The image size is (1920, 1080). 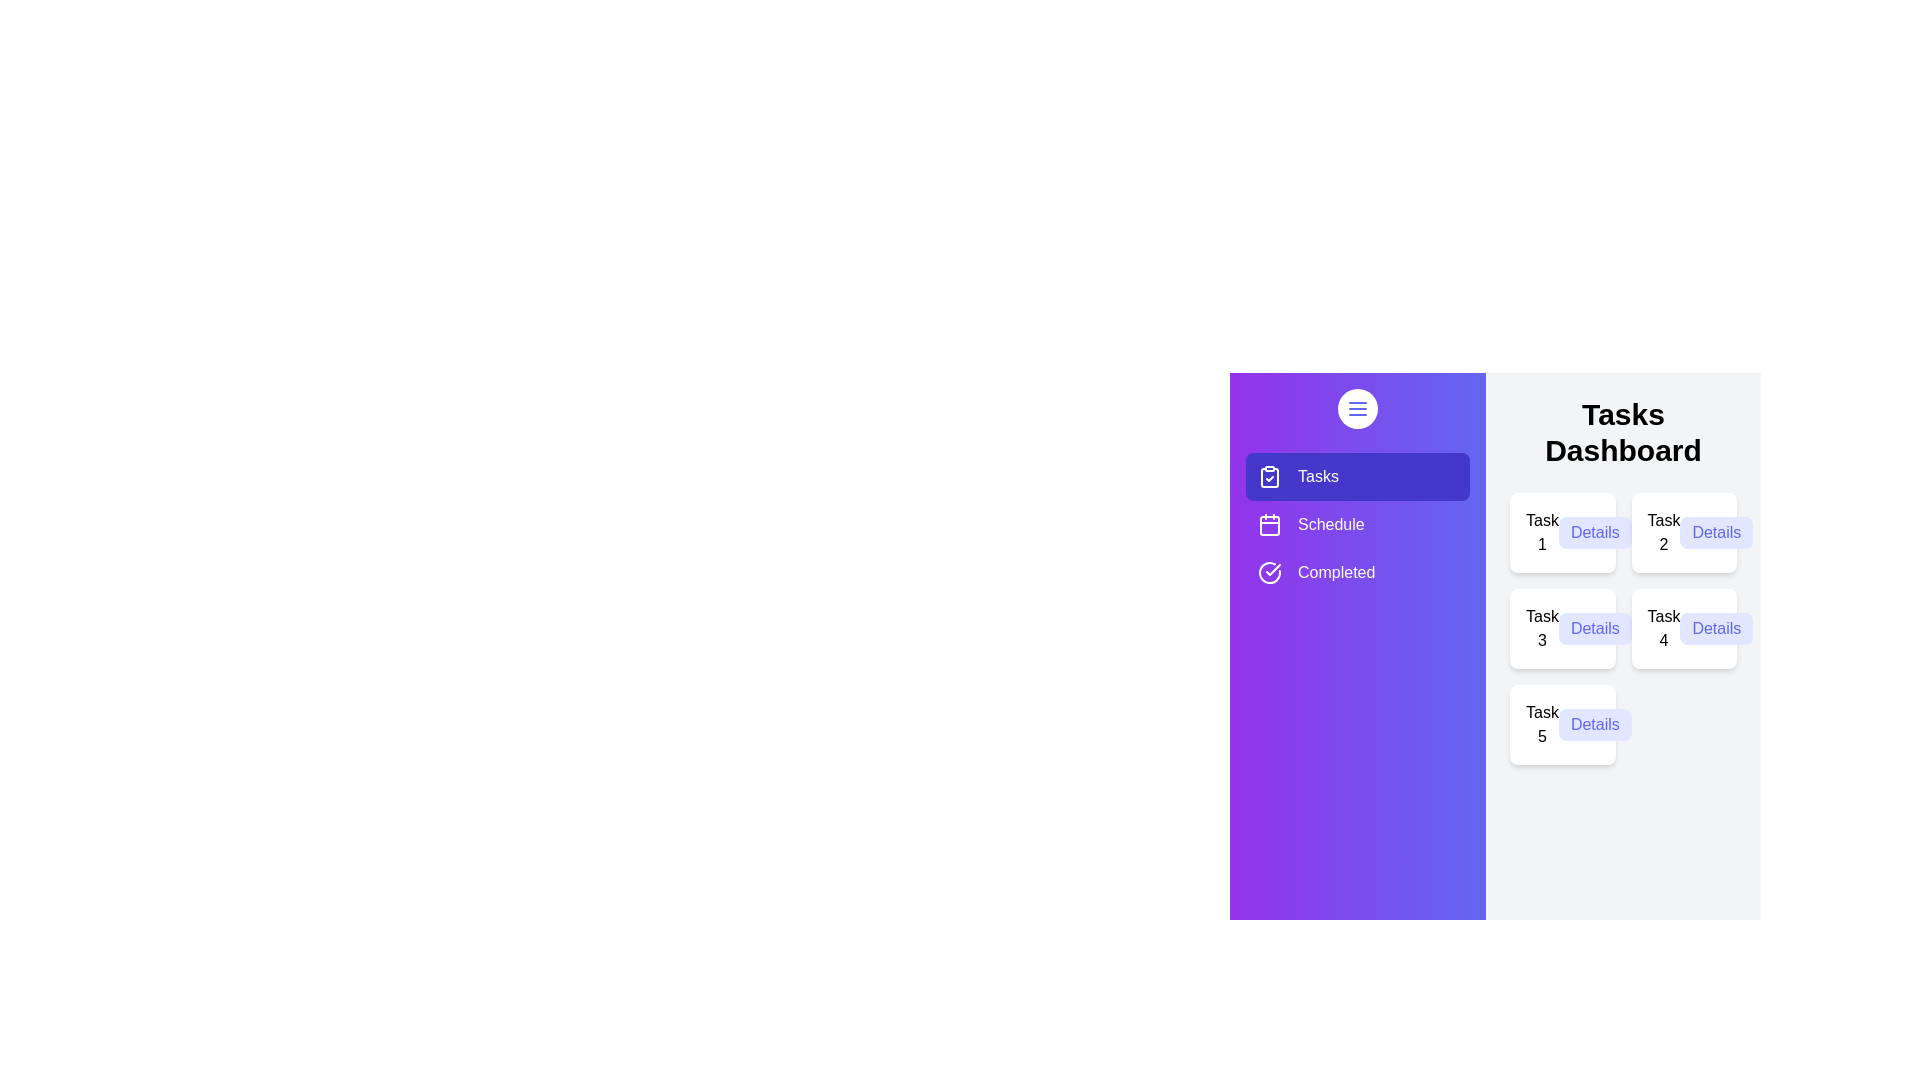 What do you see at coordinates (1358, 523) in the screenshot?
I see `the Schedule tab in the sidebar` at bounding box center [1358, 523].